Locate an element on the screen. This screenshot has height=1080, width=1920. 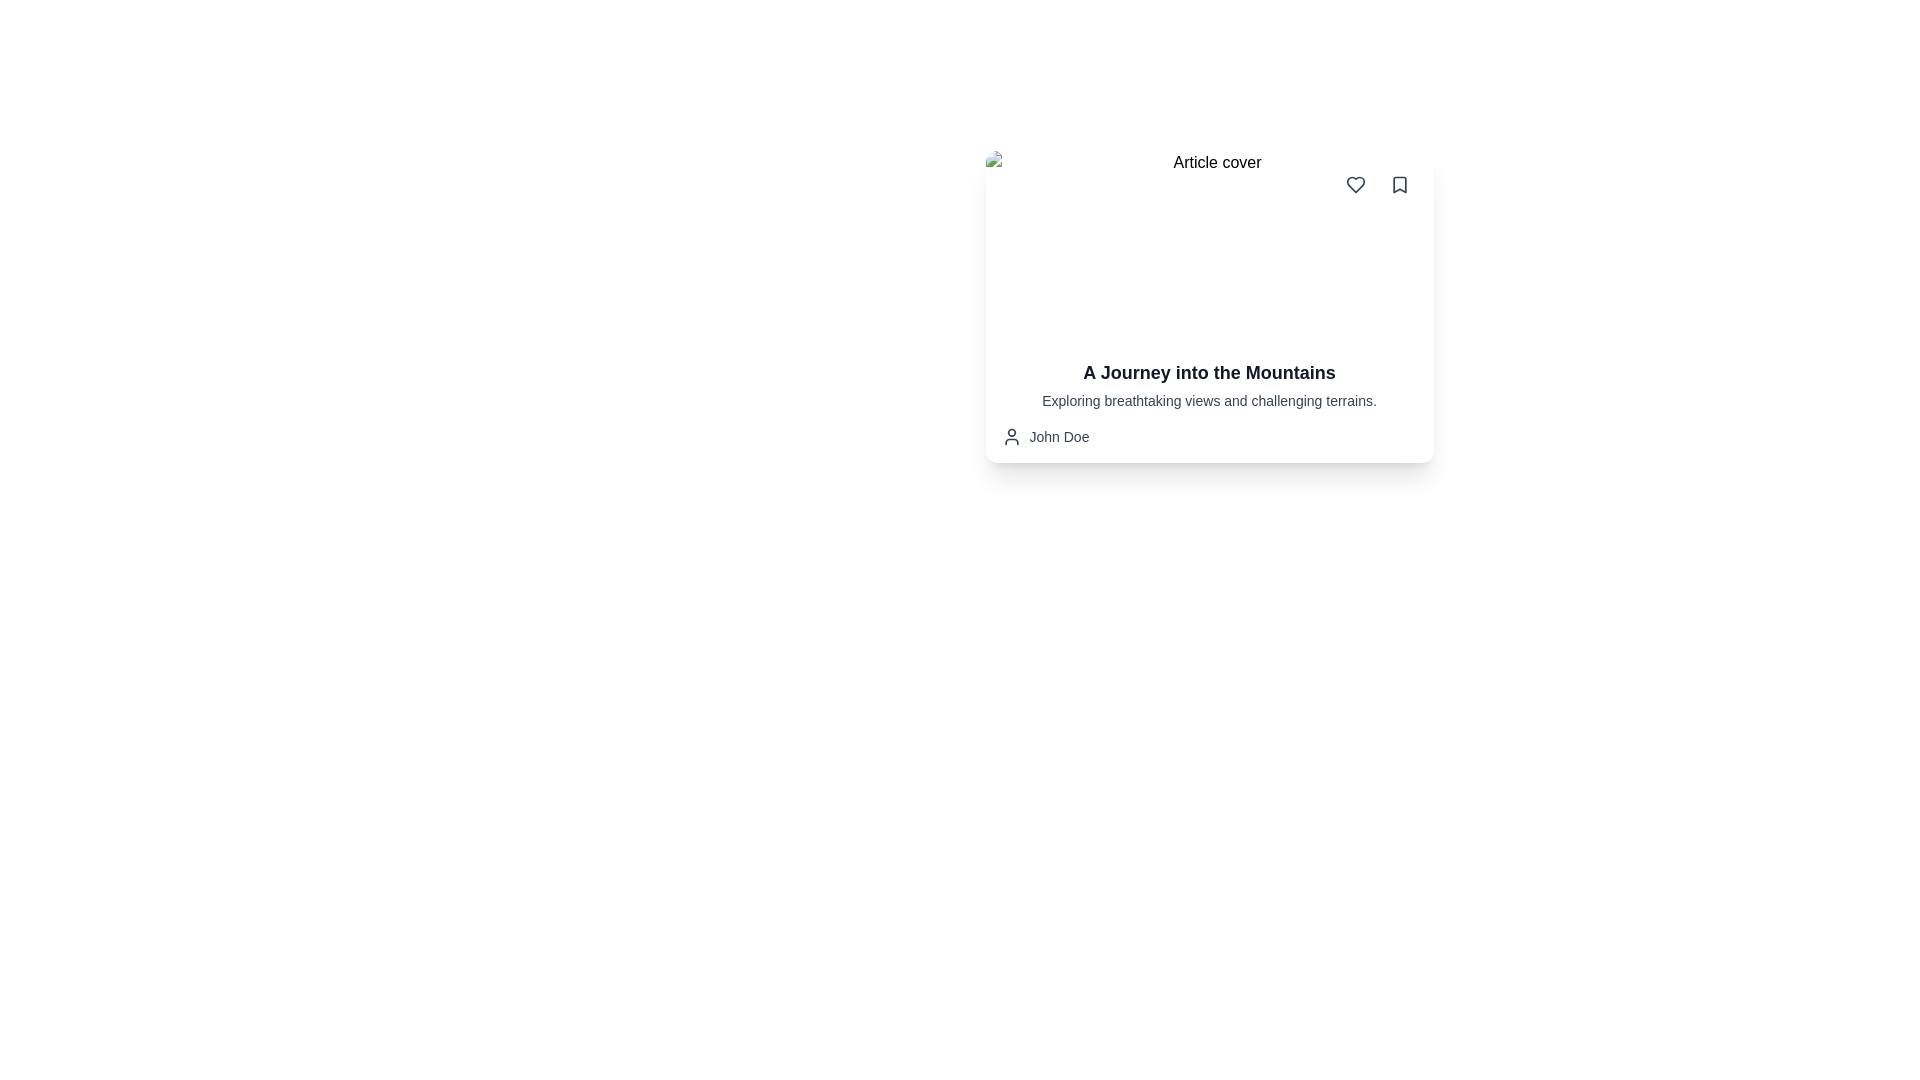
the heading text element which serves as the title for the section, summarizing the content below is located at coordinates (1208, 373).